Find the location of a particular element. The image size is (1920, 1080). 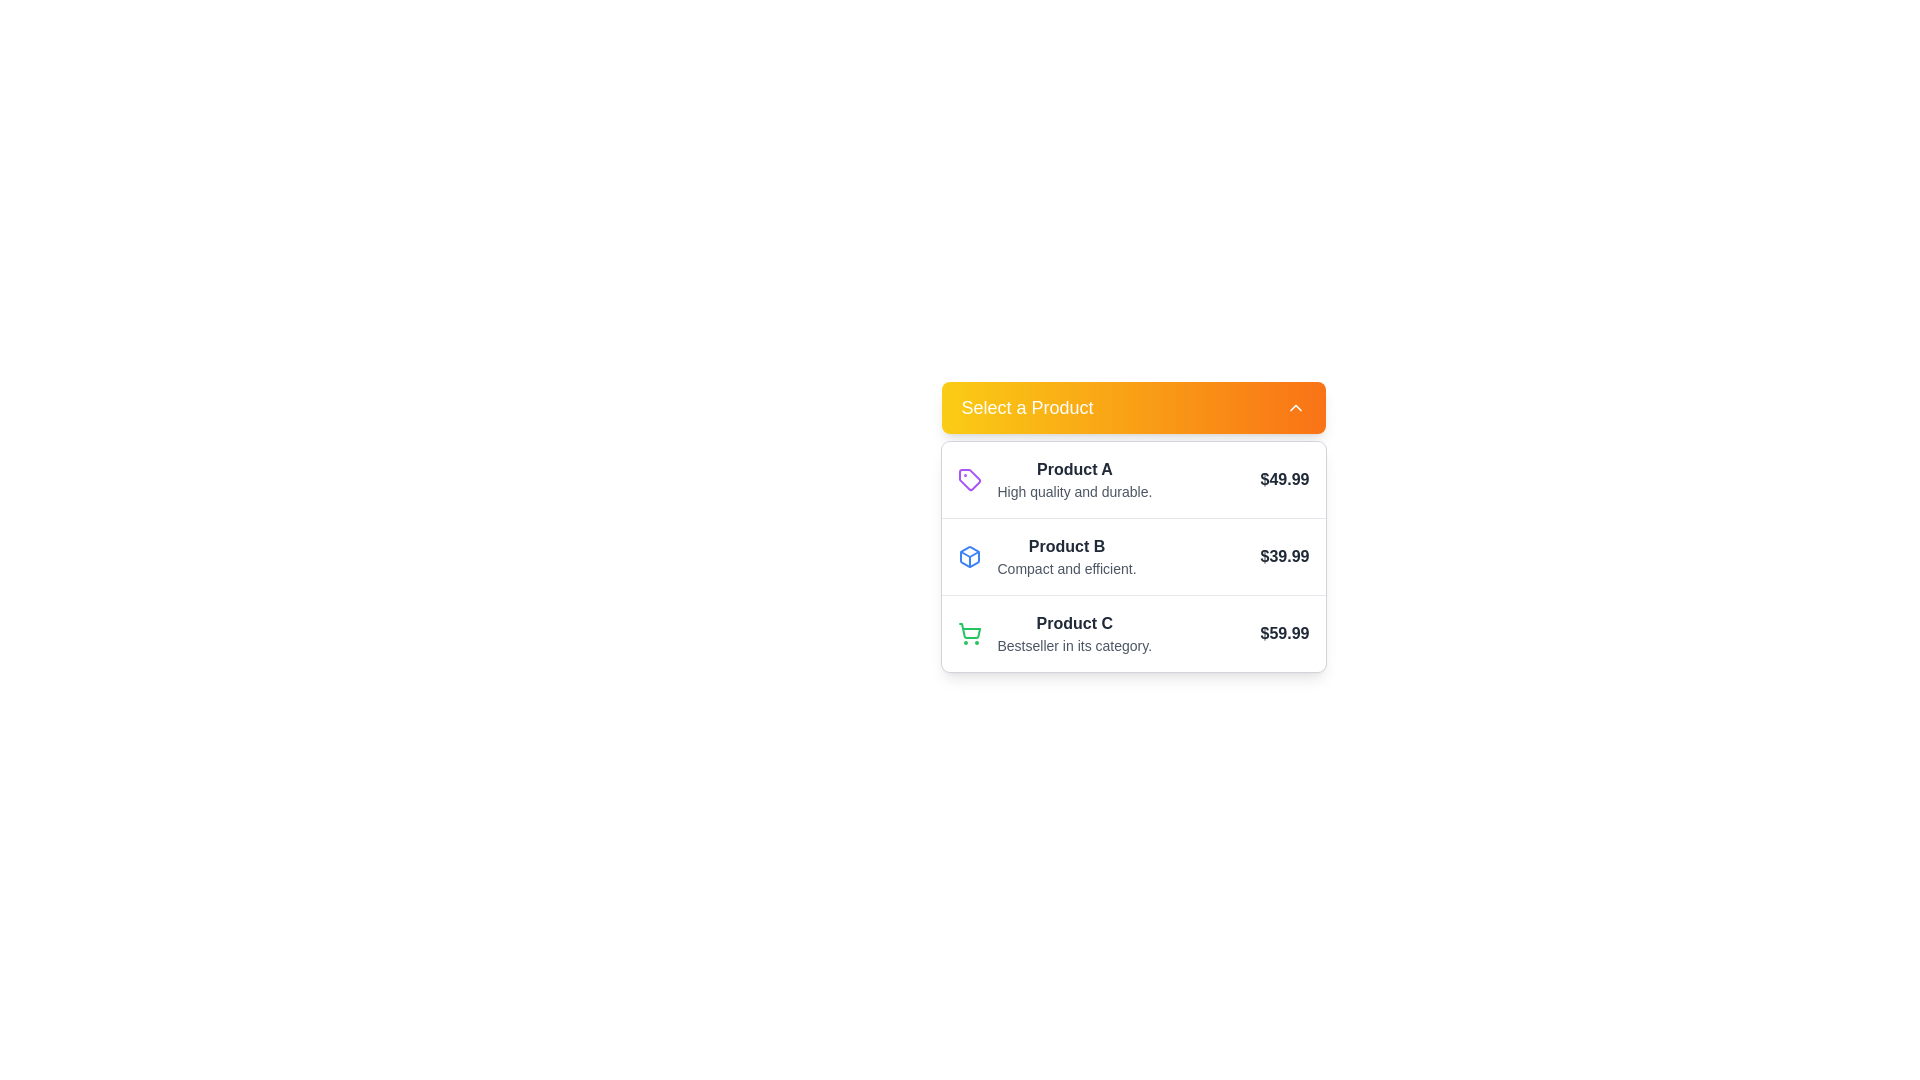

the last product listing is located at coordinates (1133, 633).